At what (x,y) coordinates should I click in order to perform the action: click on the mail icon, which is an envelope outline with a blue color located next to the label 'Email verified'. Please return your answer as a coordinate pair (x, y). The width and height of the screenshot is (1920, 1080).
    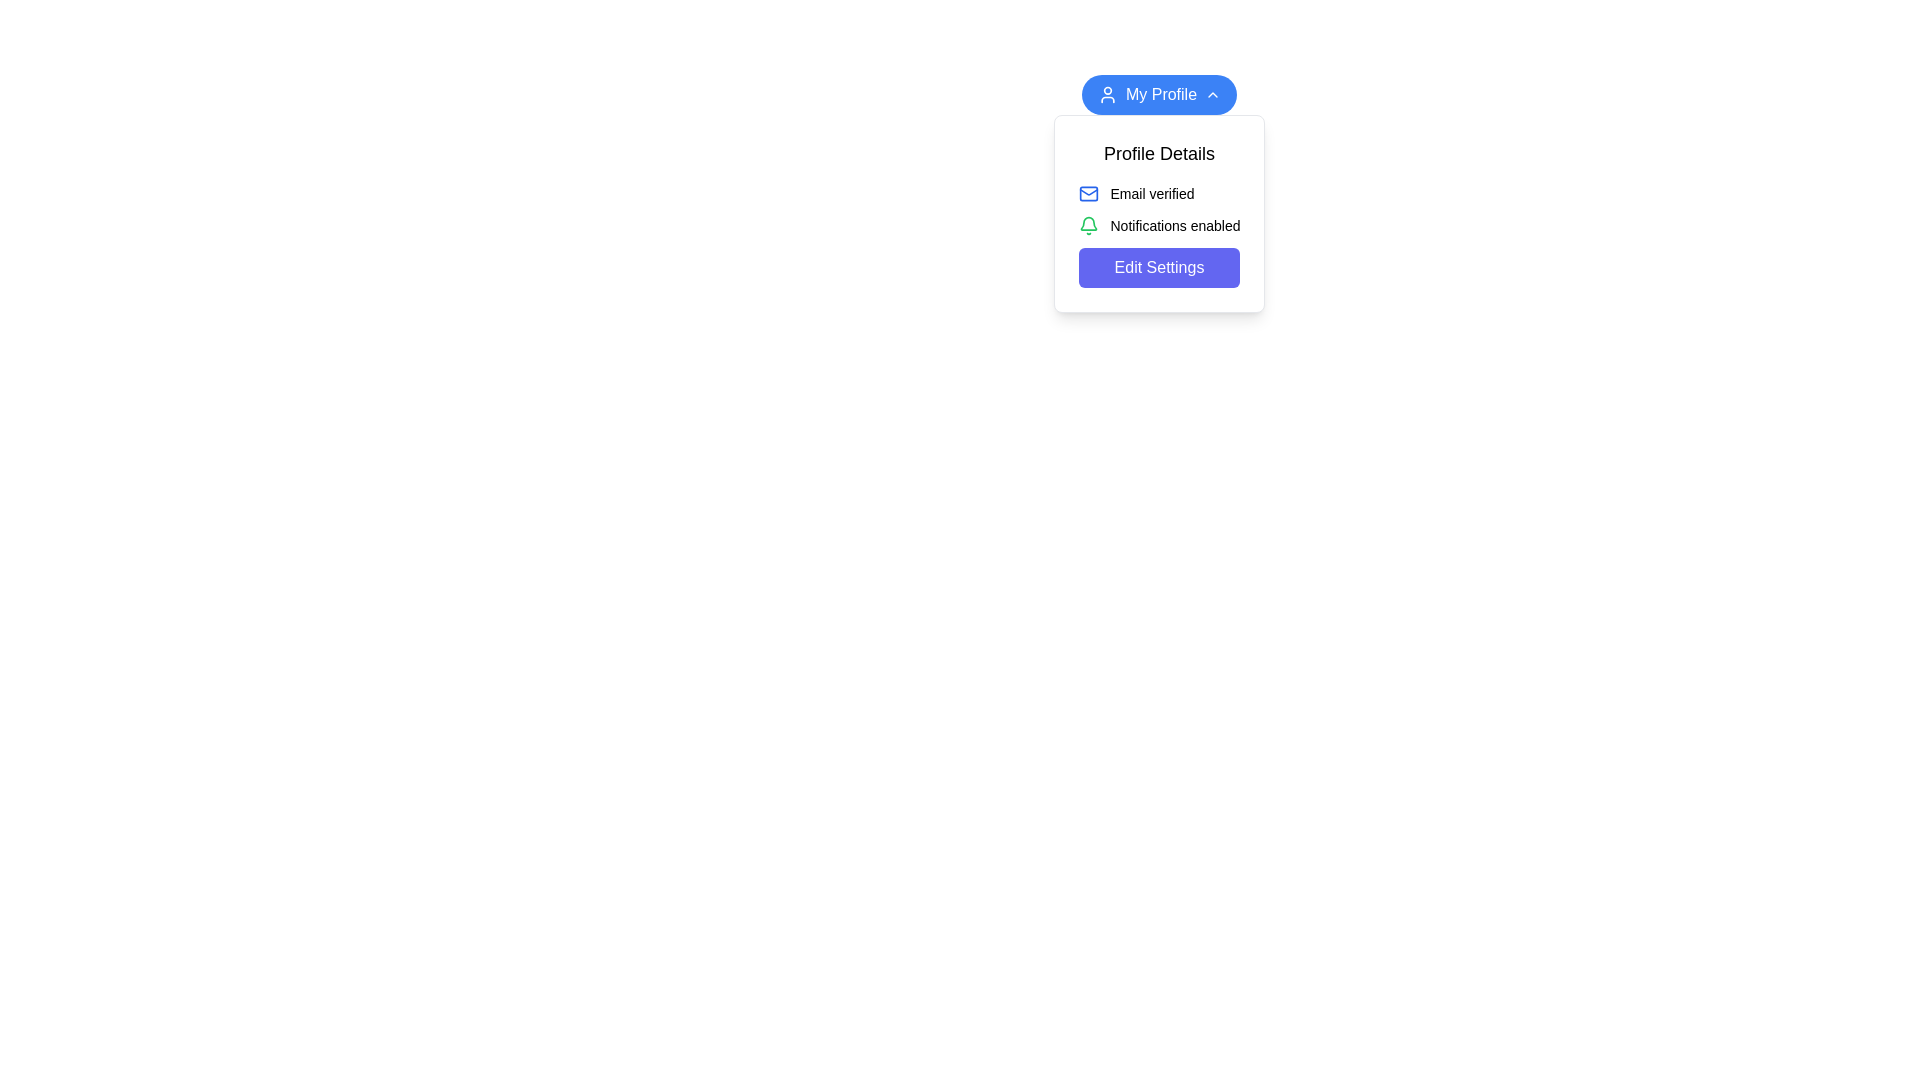
    Looking at the image, I should click on (1087, 193).